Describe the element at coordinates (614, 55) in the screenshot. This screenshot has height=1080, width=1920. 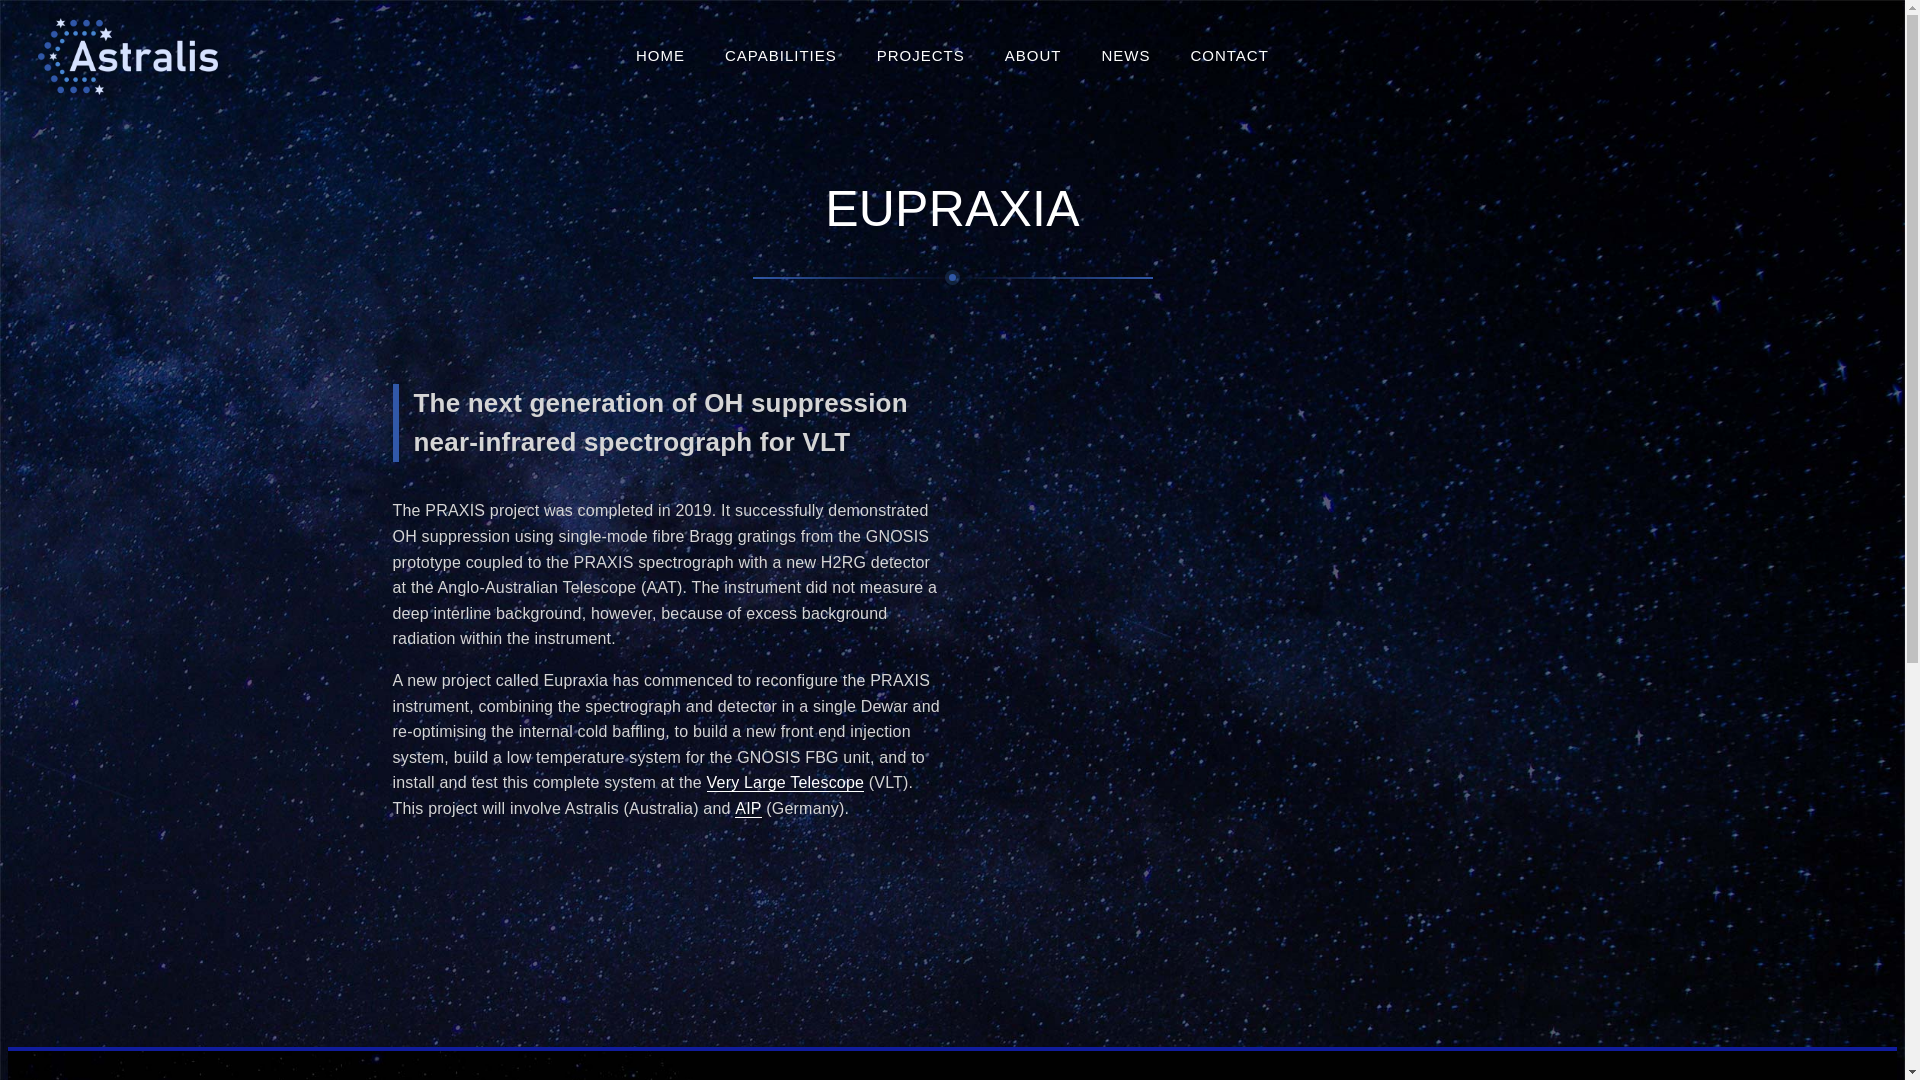
I see `'HOME'` at that location.